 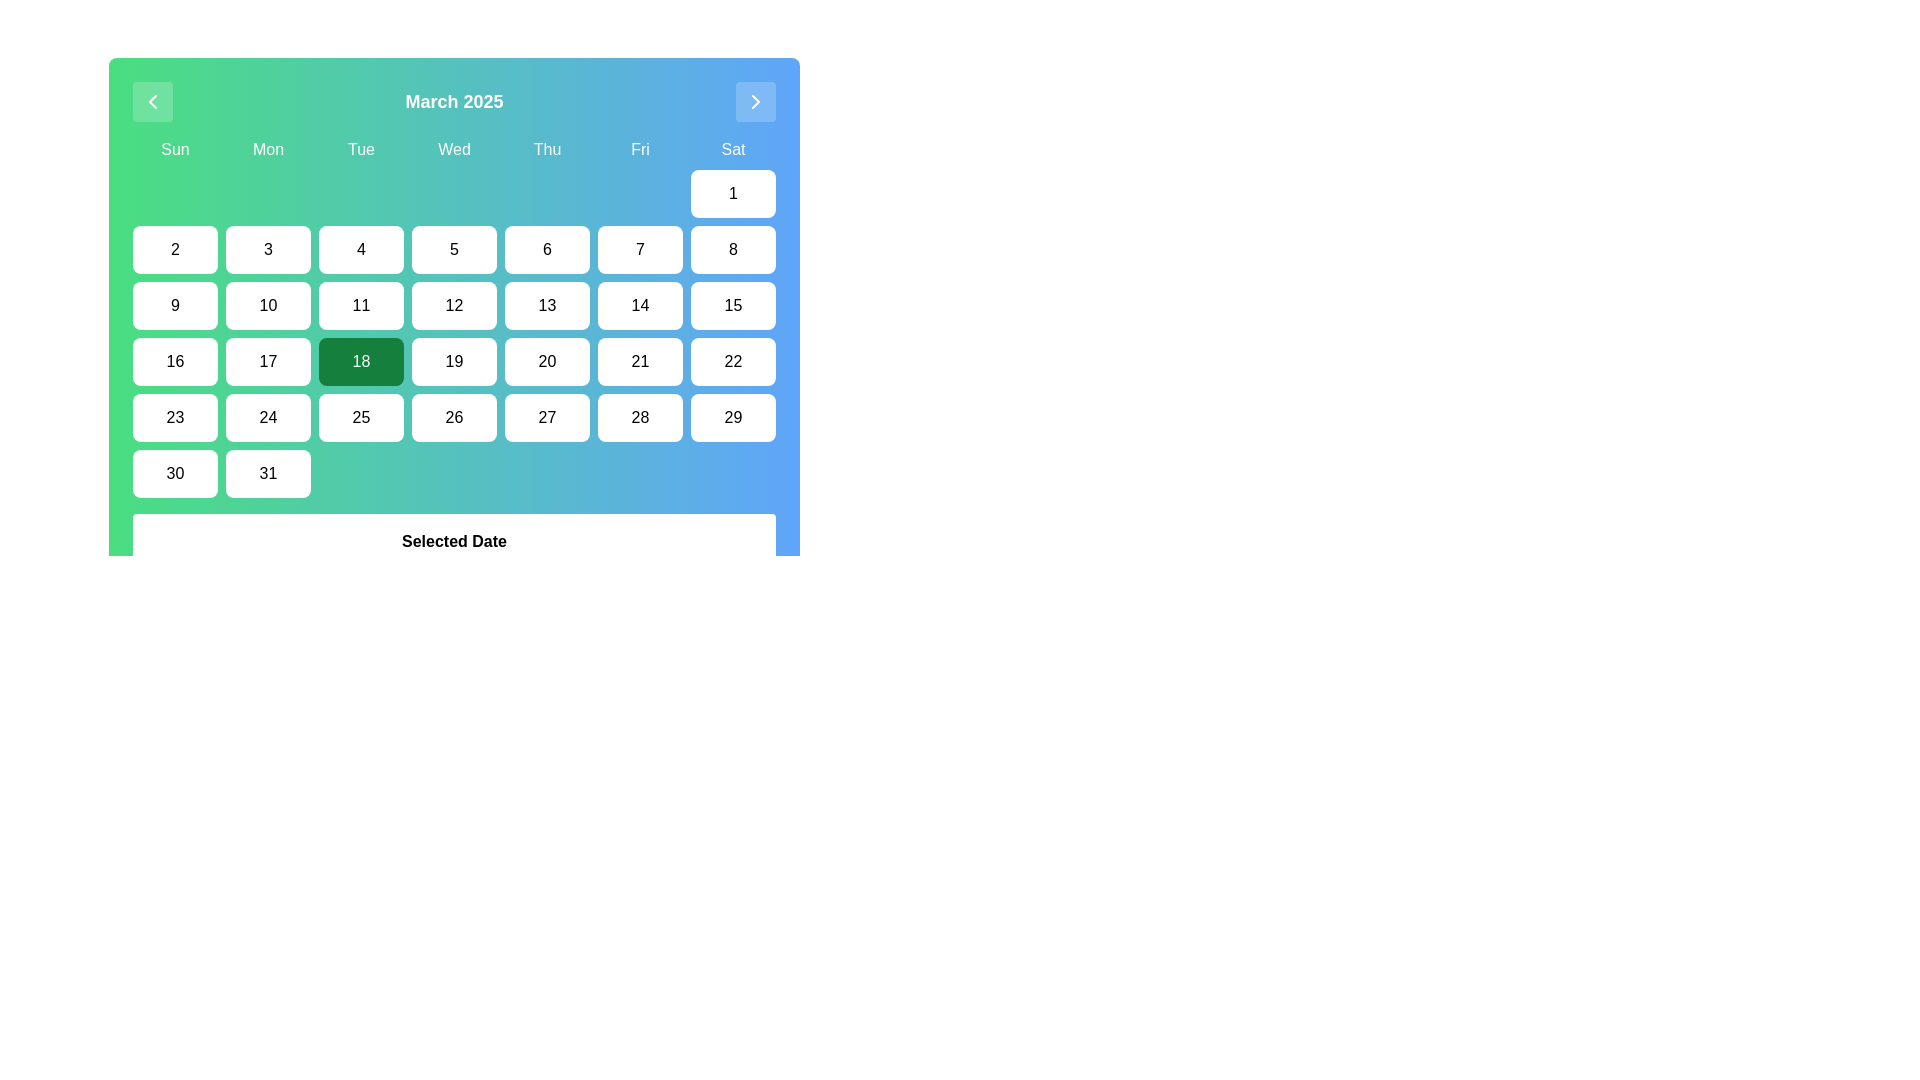 I want to click on the sixth cell in the first row of the calendar grid, which serves as a non-interactive placeholder under 'Fri', so click(x=640, y=193).